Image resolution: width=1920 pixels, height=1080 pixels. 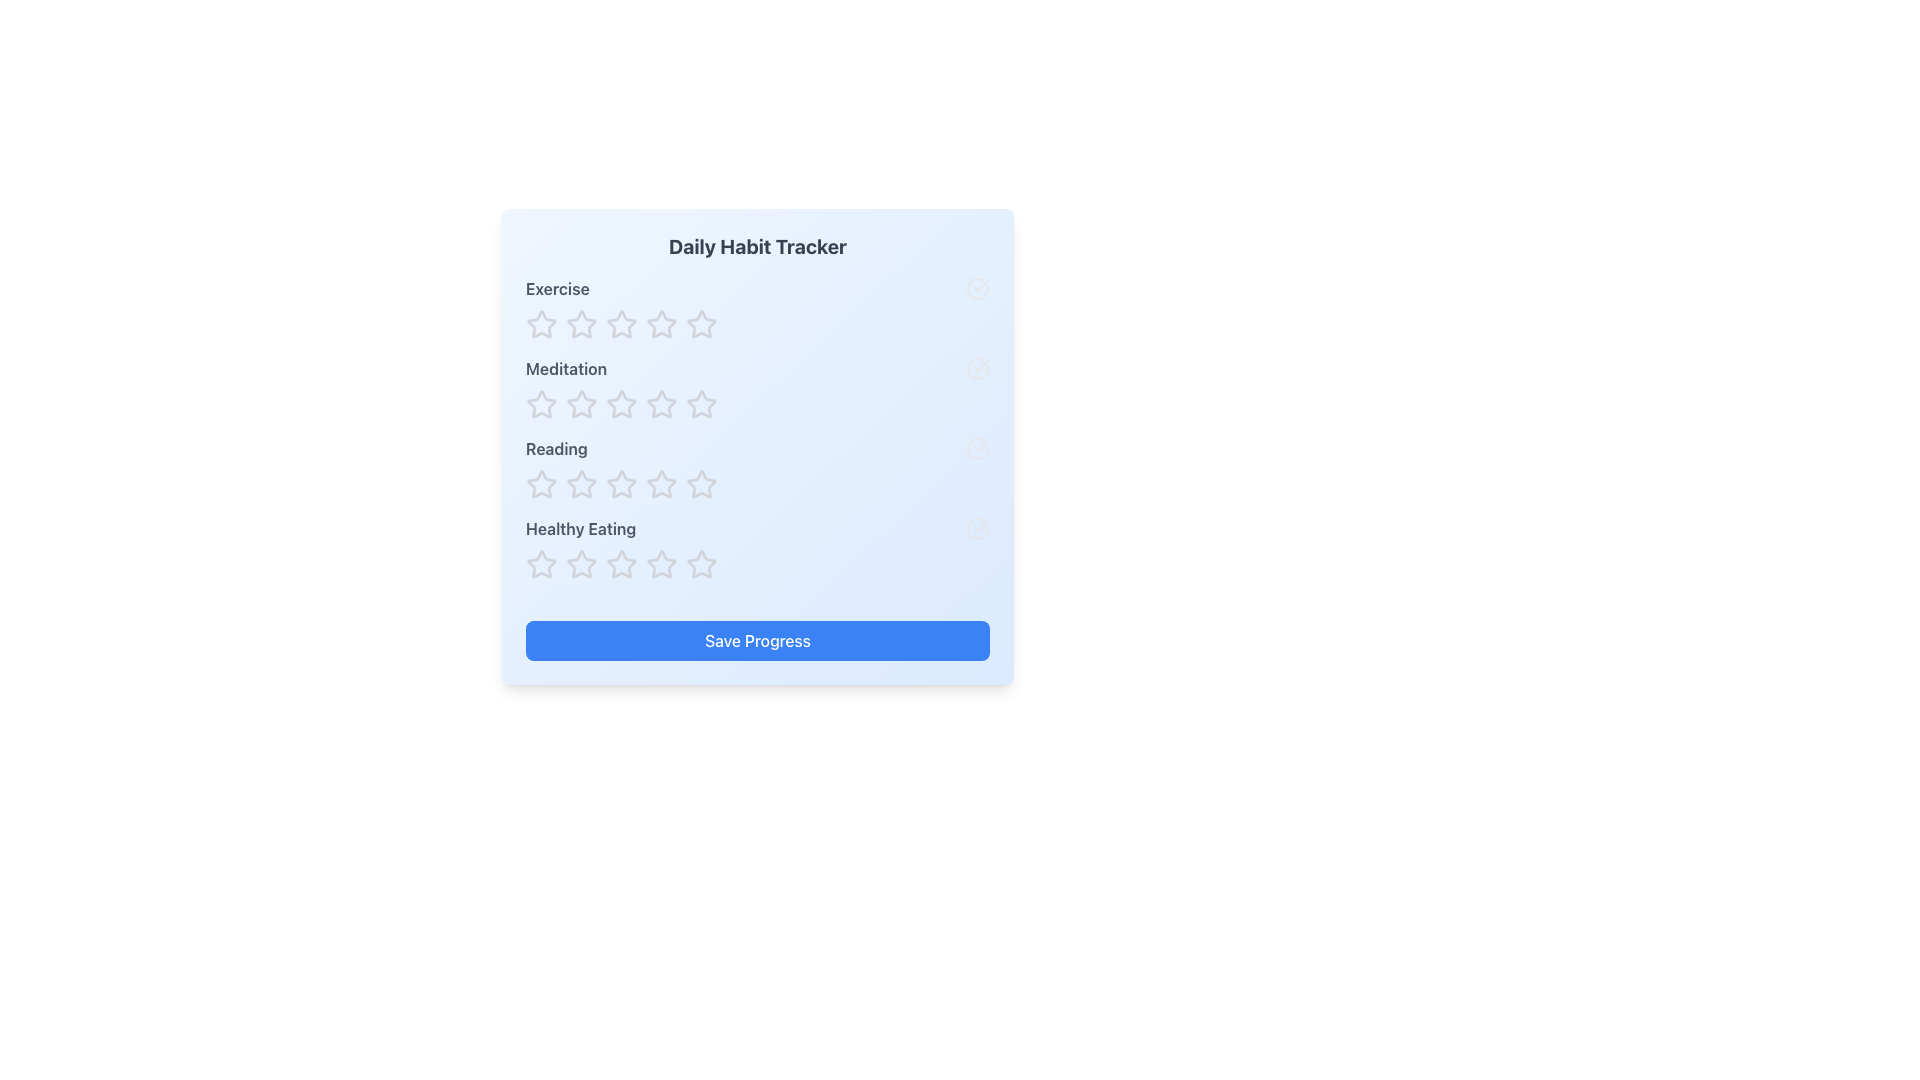 What do you see at coordinates (621, 564) in the screenshot?
I see `the fourth star icon in the 'Healthy Eating' row to observe the scale transition effect` at bounding box center [621, 564].